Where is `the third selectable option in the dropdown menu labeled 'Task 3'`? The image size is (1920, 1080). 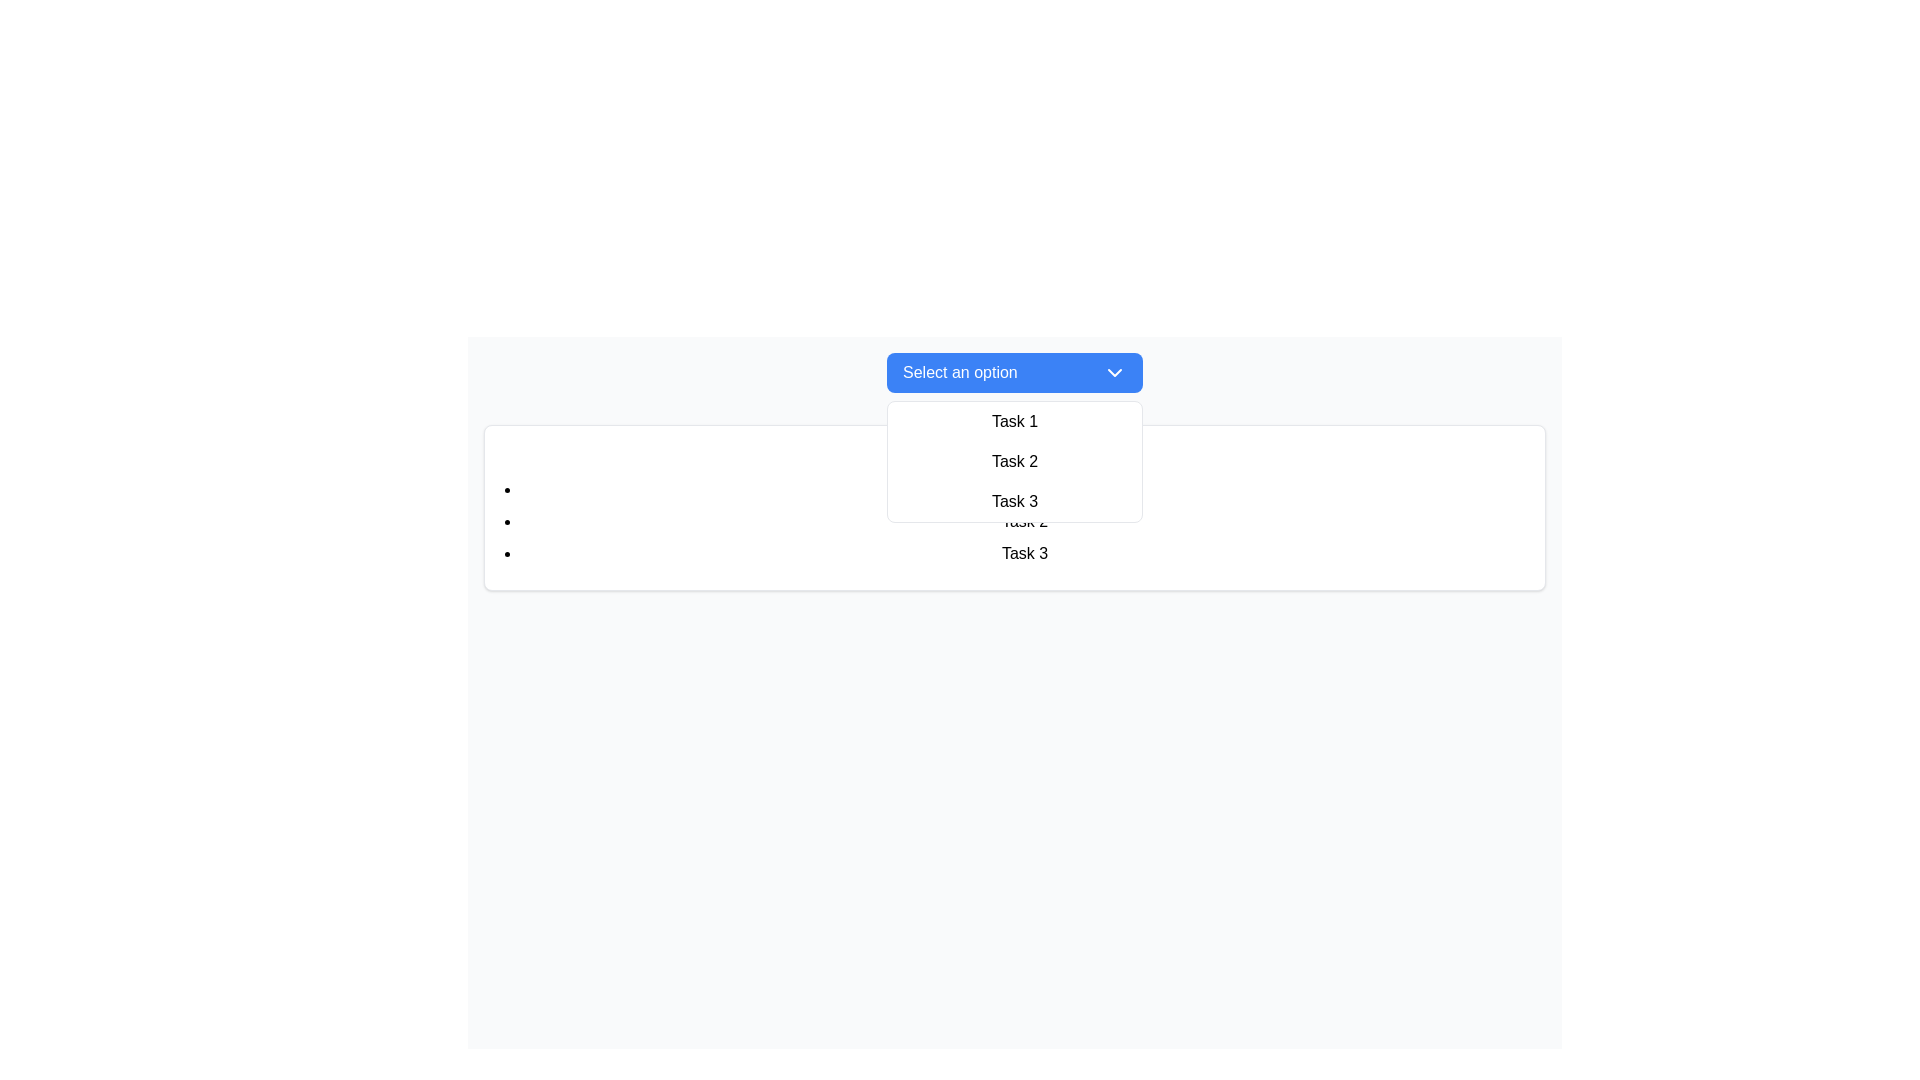 the third selectable option in the dropdown menu labeled 'Task 3' is located at coordinates (1014, 500).